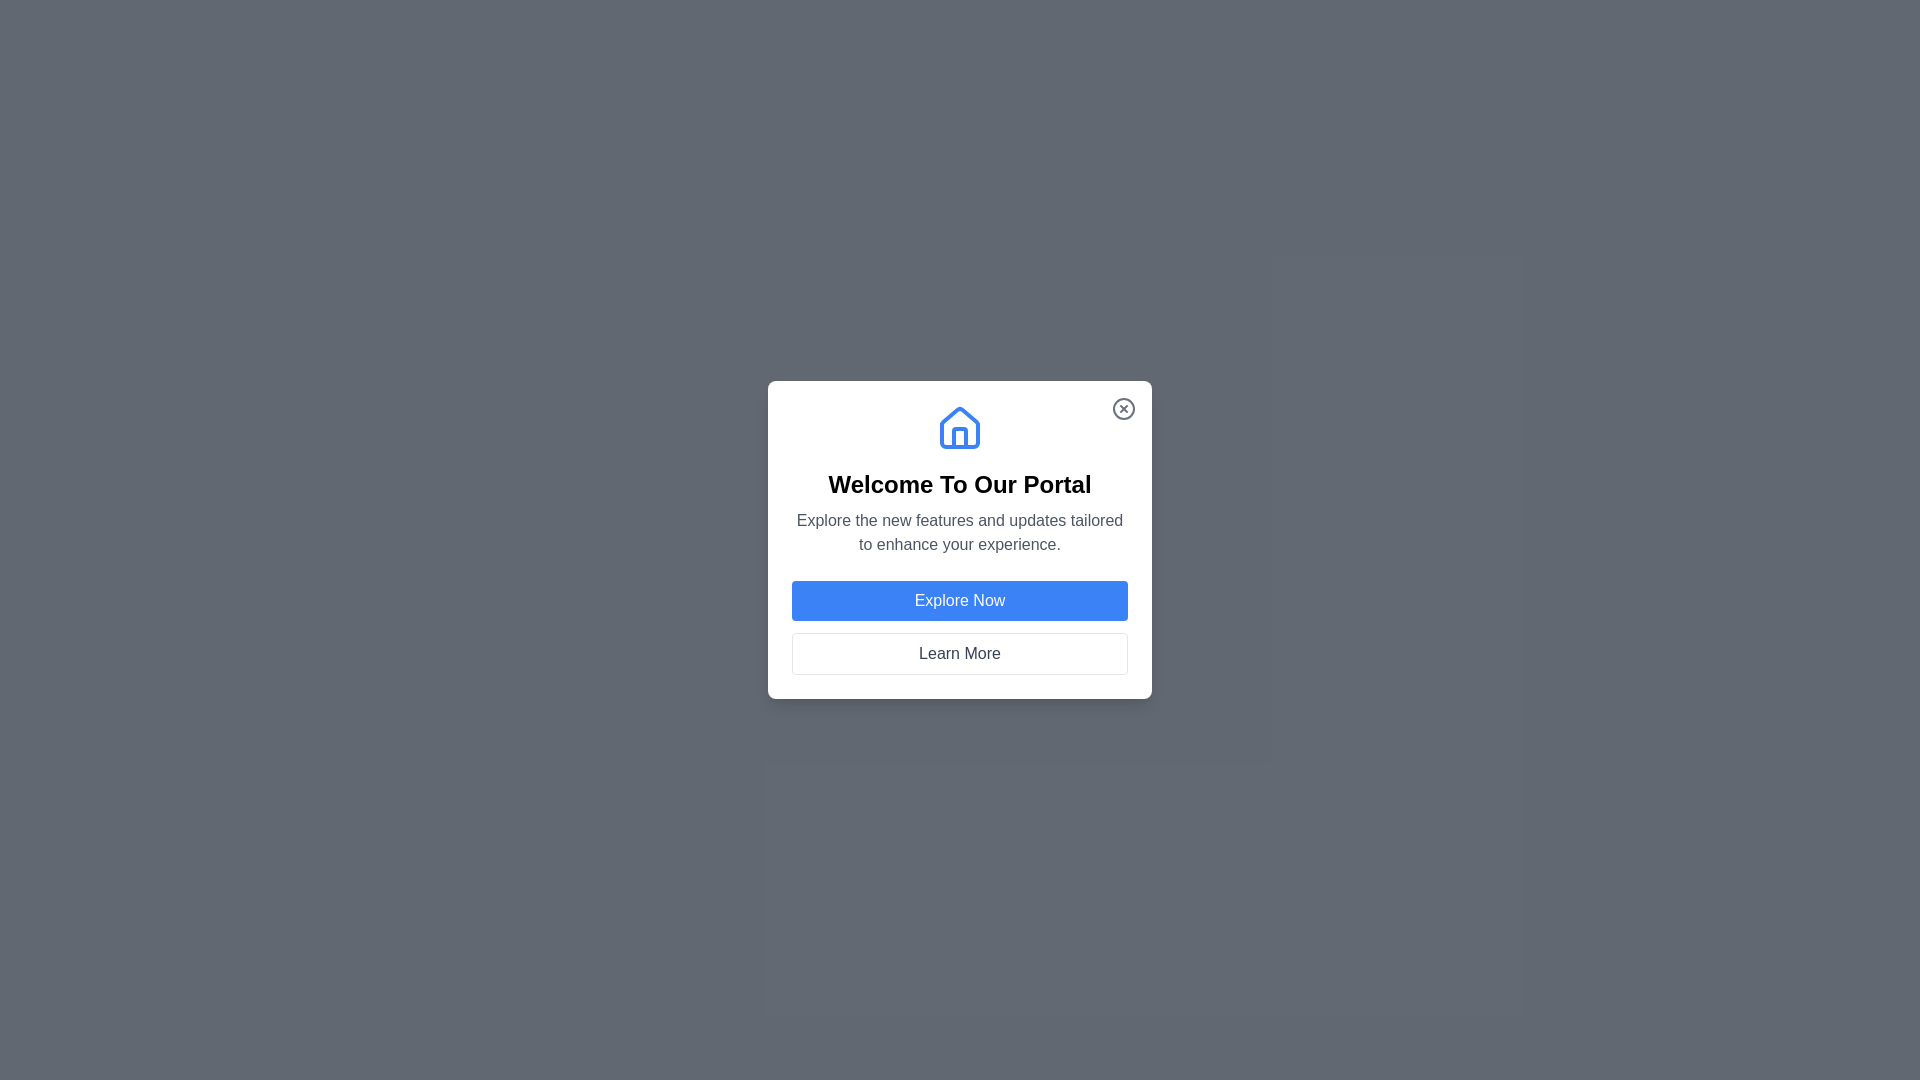  I want to click on the close button to dismiss the modal, so click(1123, 407).